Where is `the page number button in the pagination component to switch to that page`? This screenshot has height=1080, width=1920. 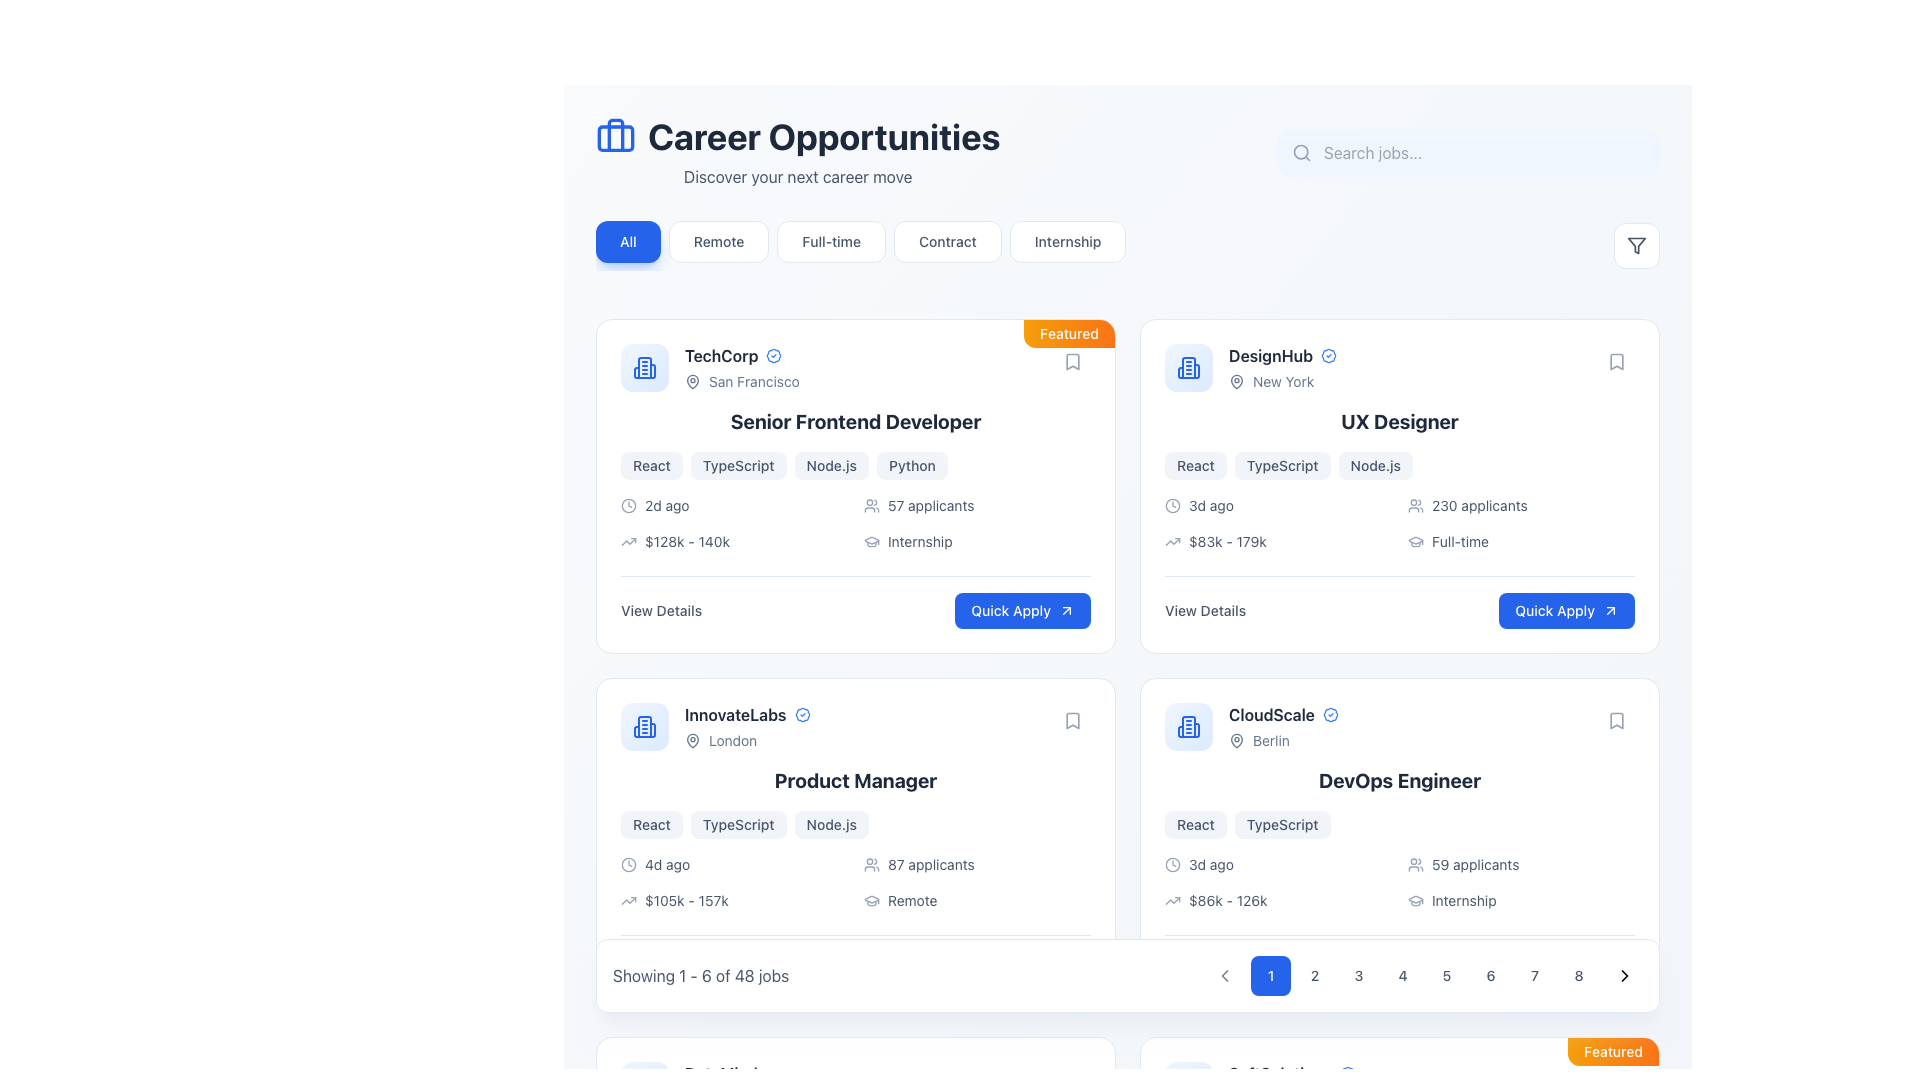 the page number button in the pagination component to switch to that page is located at coordinates (1424, 974).